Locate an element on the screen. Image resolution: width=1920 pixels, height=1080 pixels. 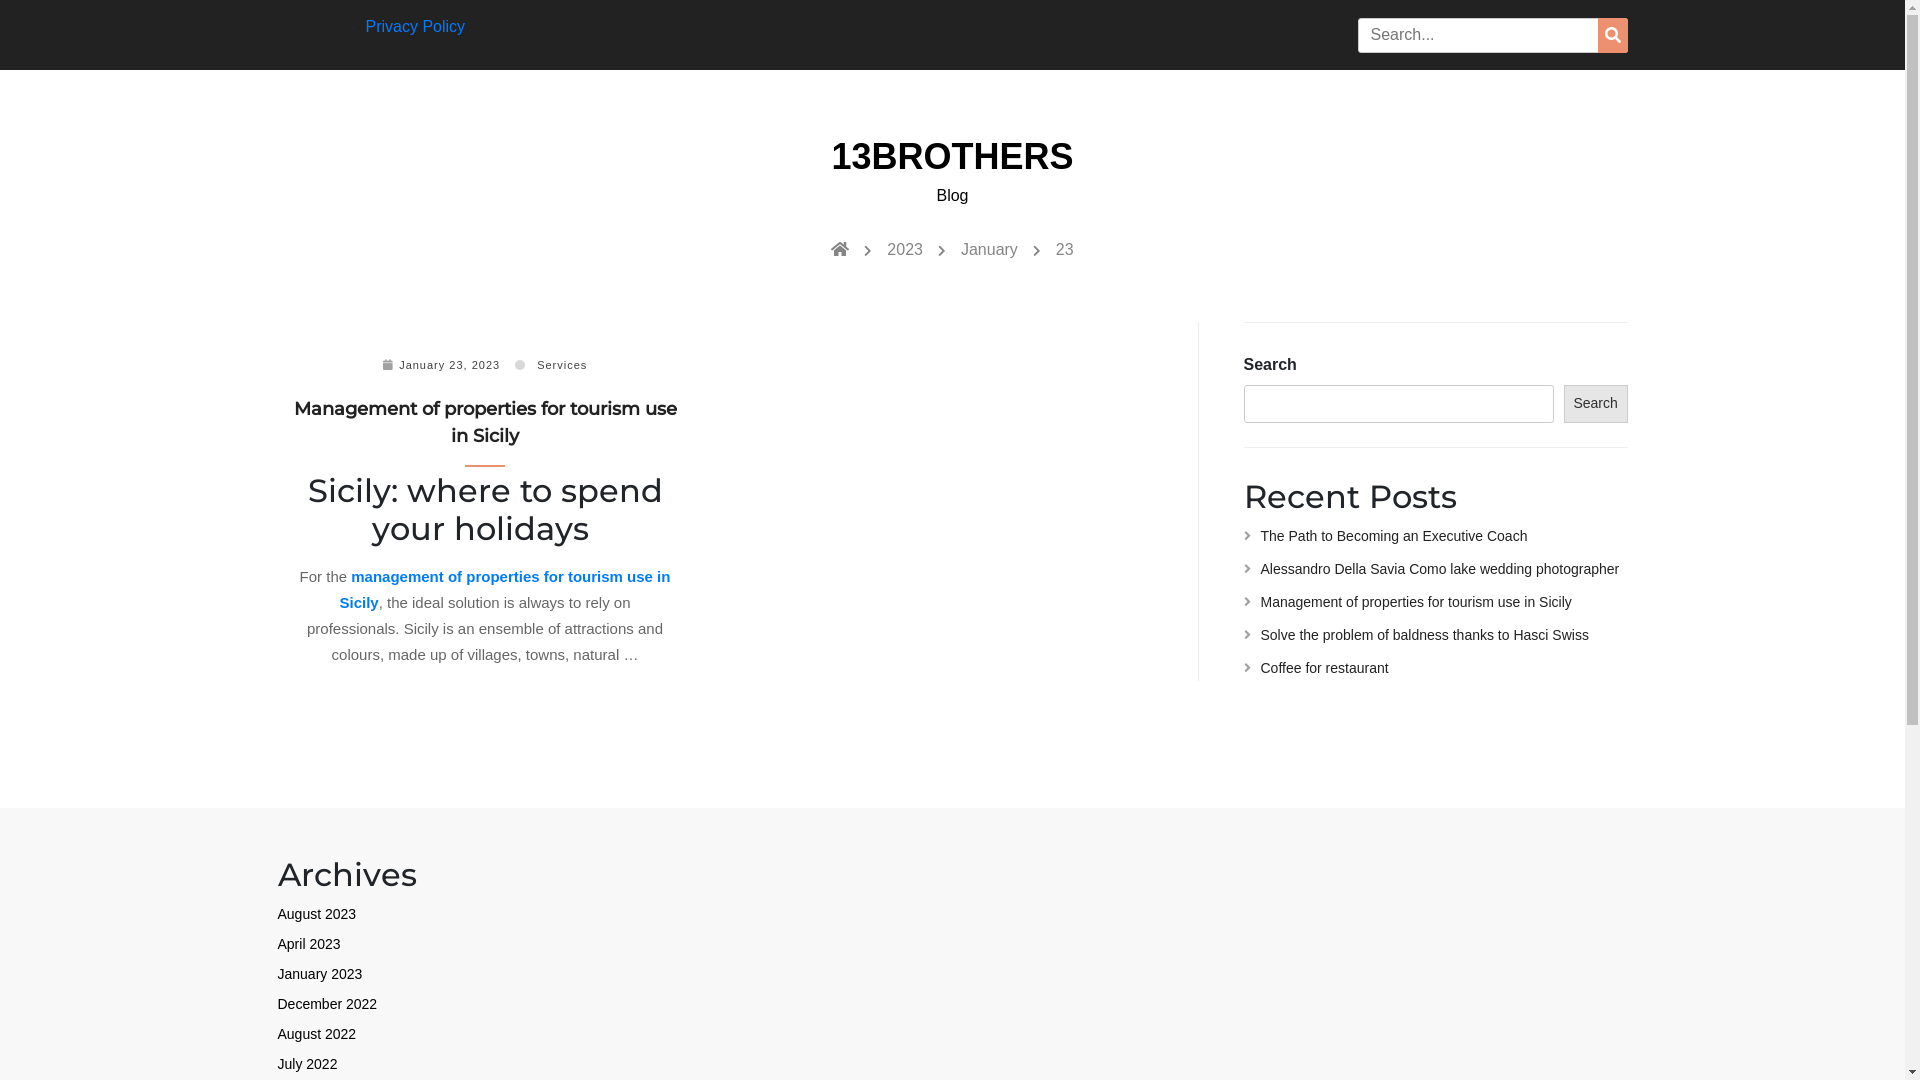
'January 2023' is located at coordinates (320, 973).